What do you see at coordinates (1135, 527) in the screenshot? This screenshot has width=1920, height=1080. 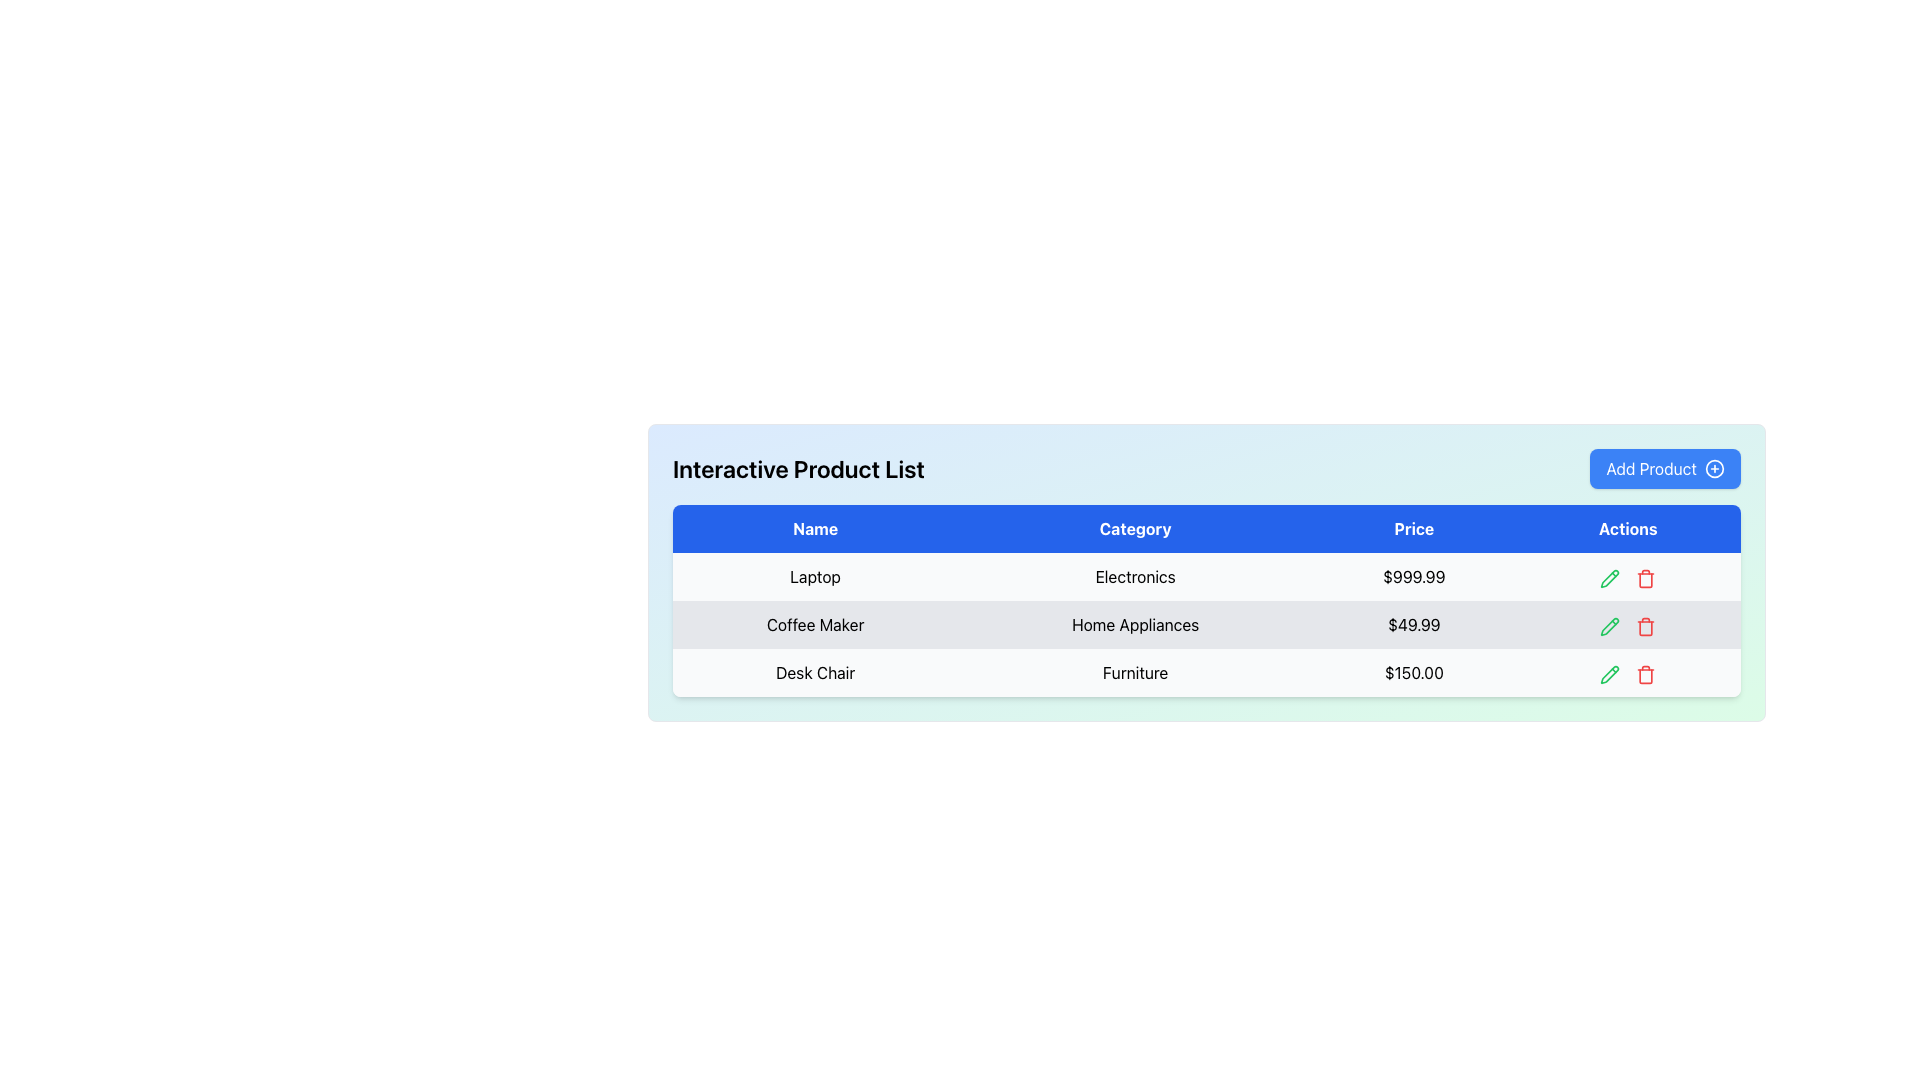 I see `the text of the table header cell labeled 'Category', which is the second header in the table with a blue background and white bold text` at bounding box center [1135, 527].